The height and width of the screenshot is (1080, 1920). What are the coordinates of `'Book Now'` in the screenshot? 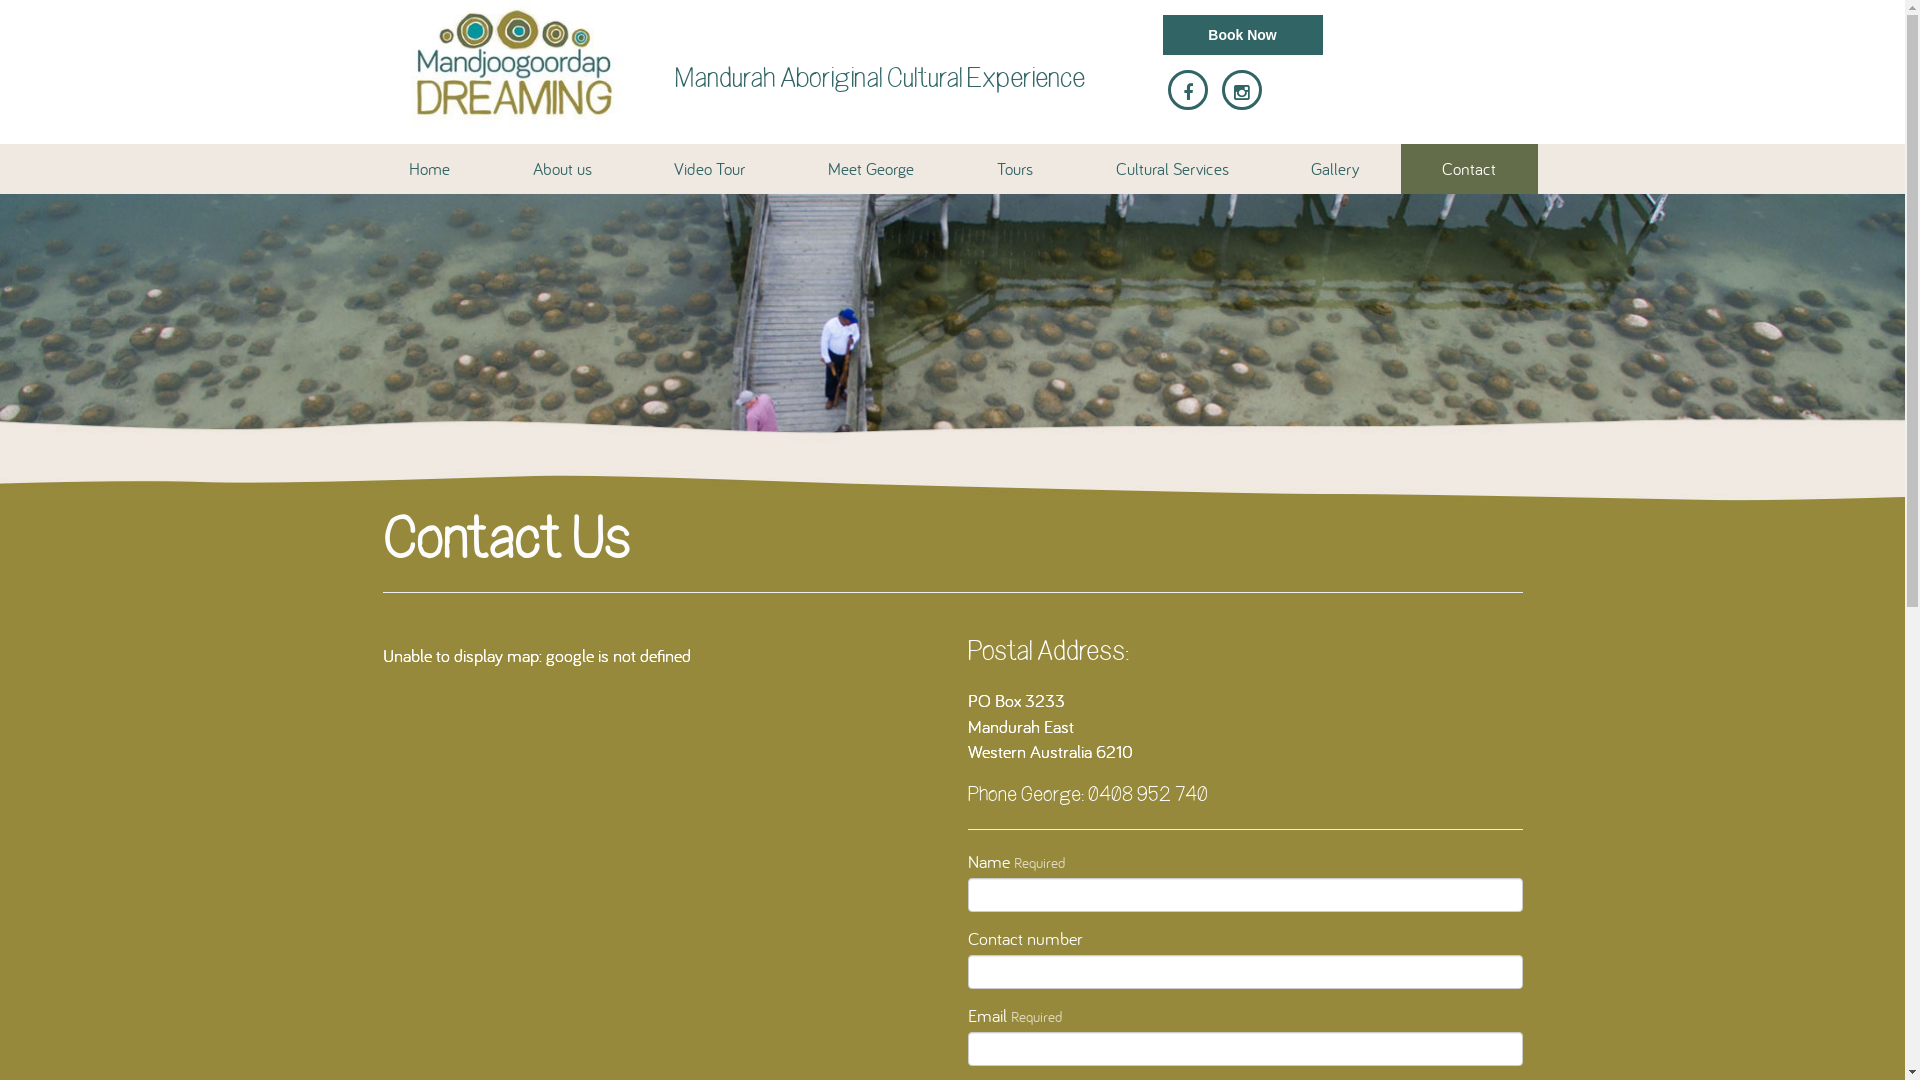 It's located at (1241, 34).